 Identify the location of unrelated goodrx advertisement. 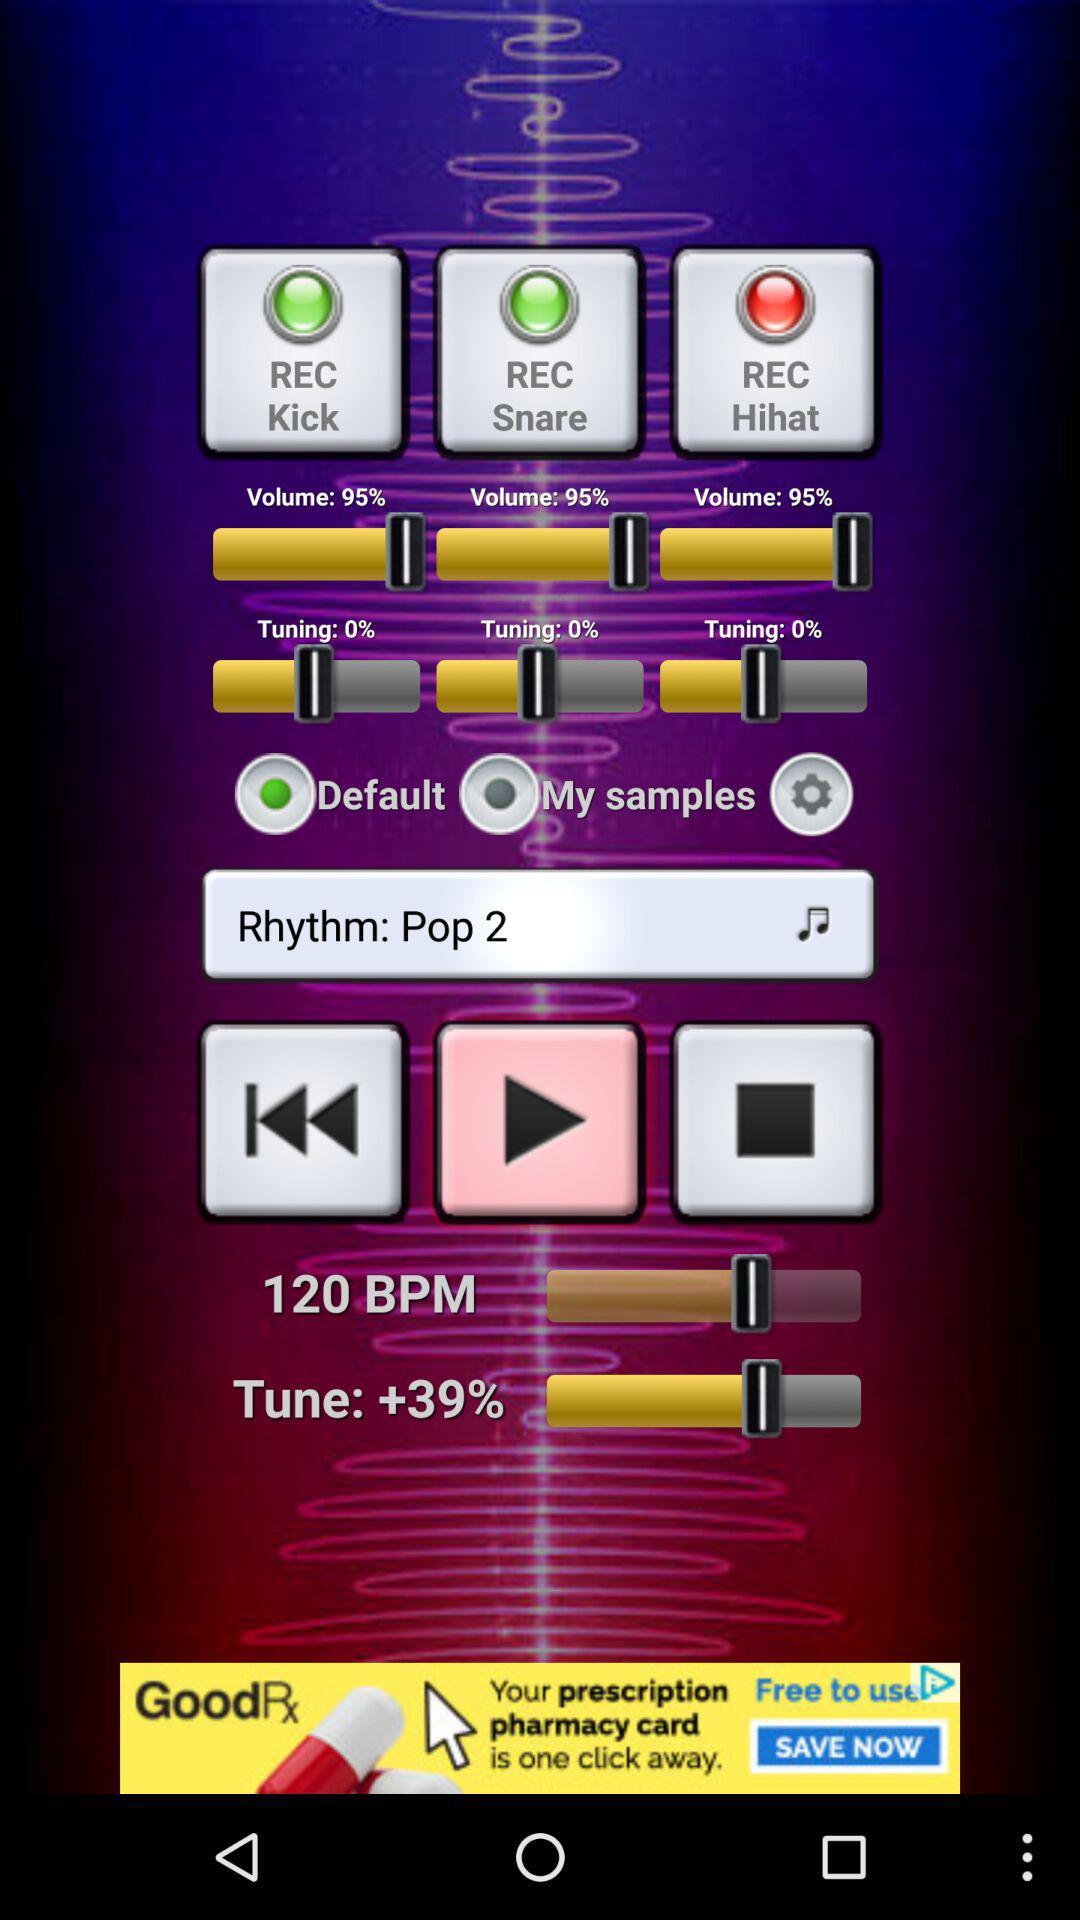
(540, 1727).